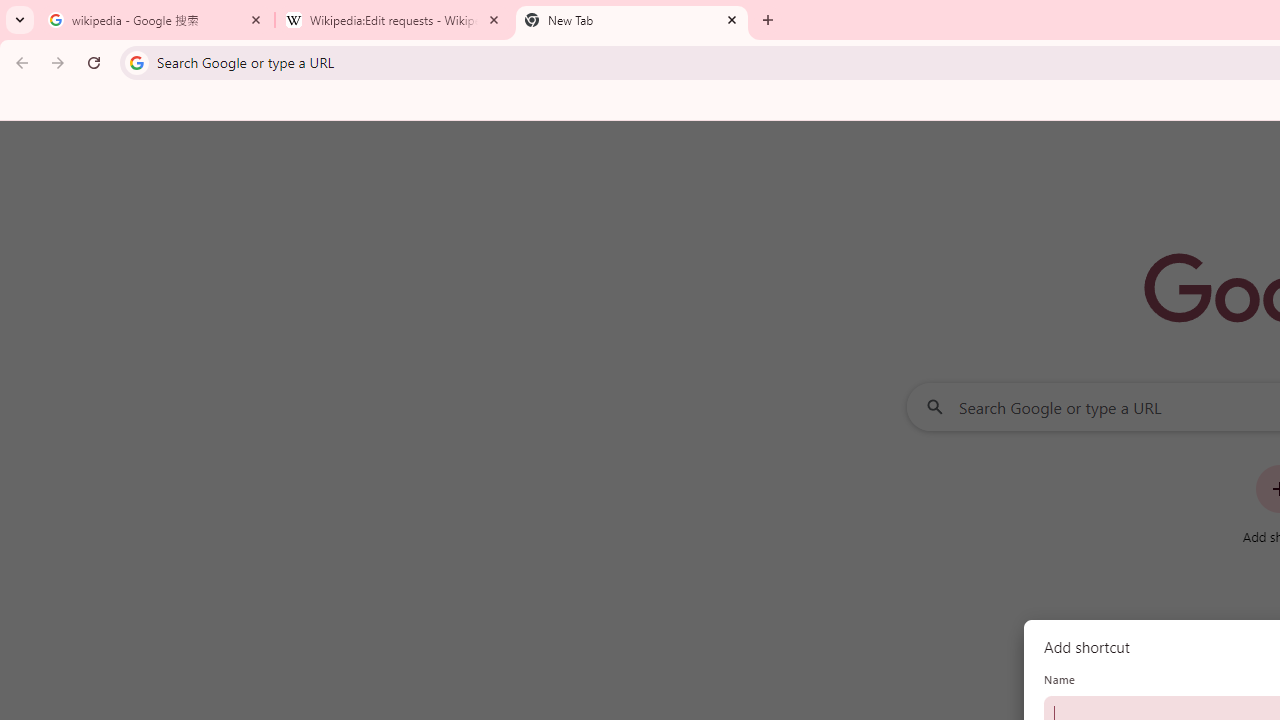  Describe the element at coordinates (394, 20) in the screenshot. I see `'Wikipedia:Edit requests - Wikipedia'` at that location.